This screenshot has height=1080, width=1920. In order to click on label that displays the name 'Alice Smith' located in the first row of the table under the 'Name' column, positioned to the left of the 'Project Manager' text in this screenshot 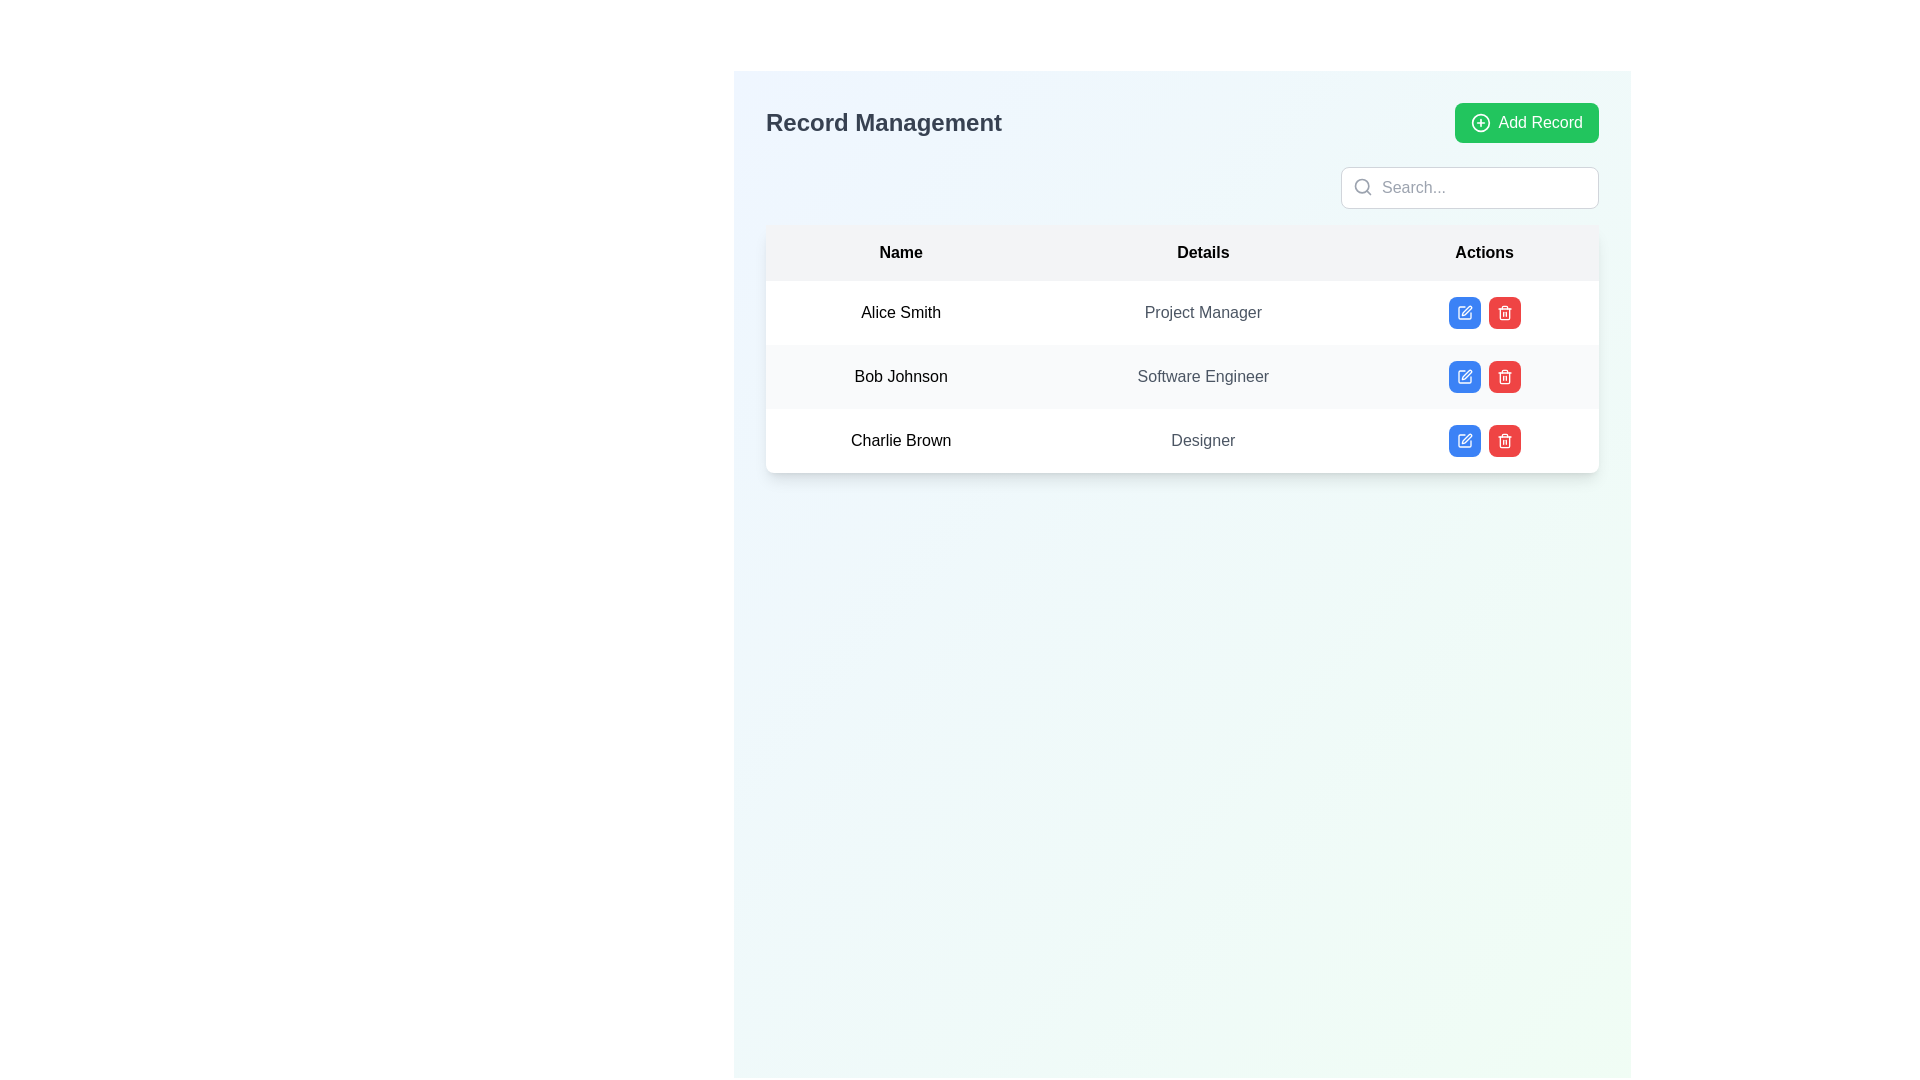, I will do `click(900, 312)`.